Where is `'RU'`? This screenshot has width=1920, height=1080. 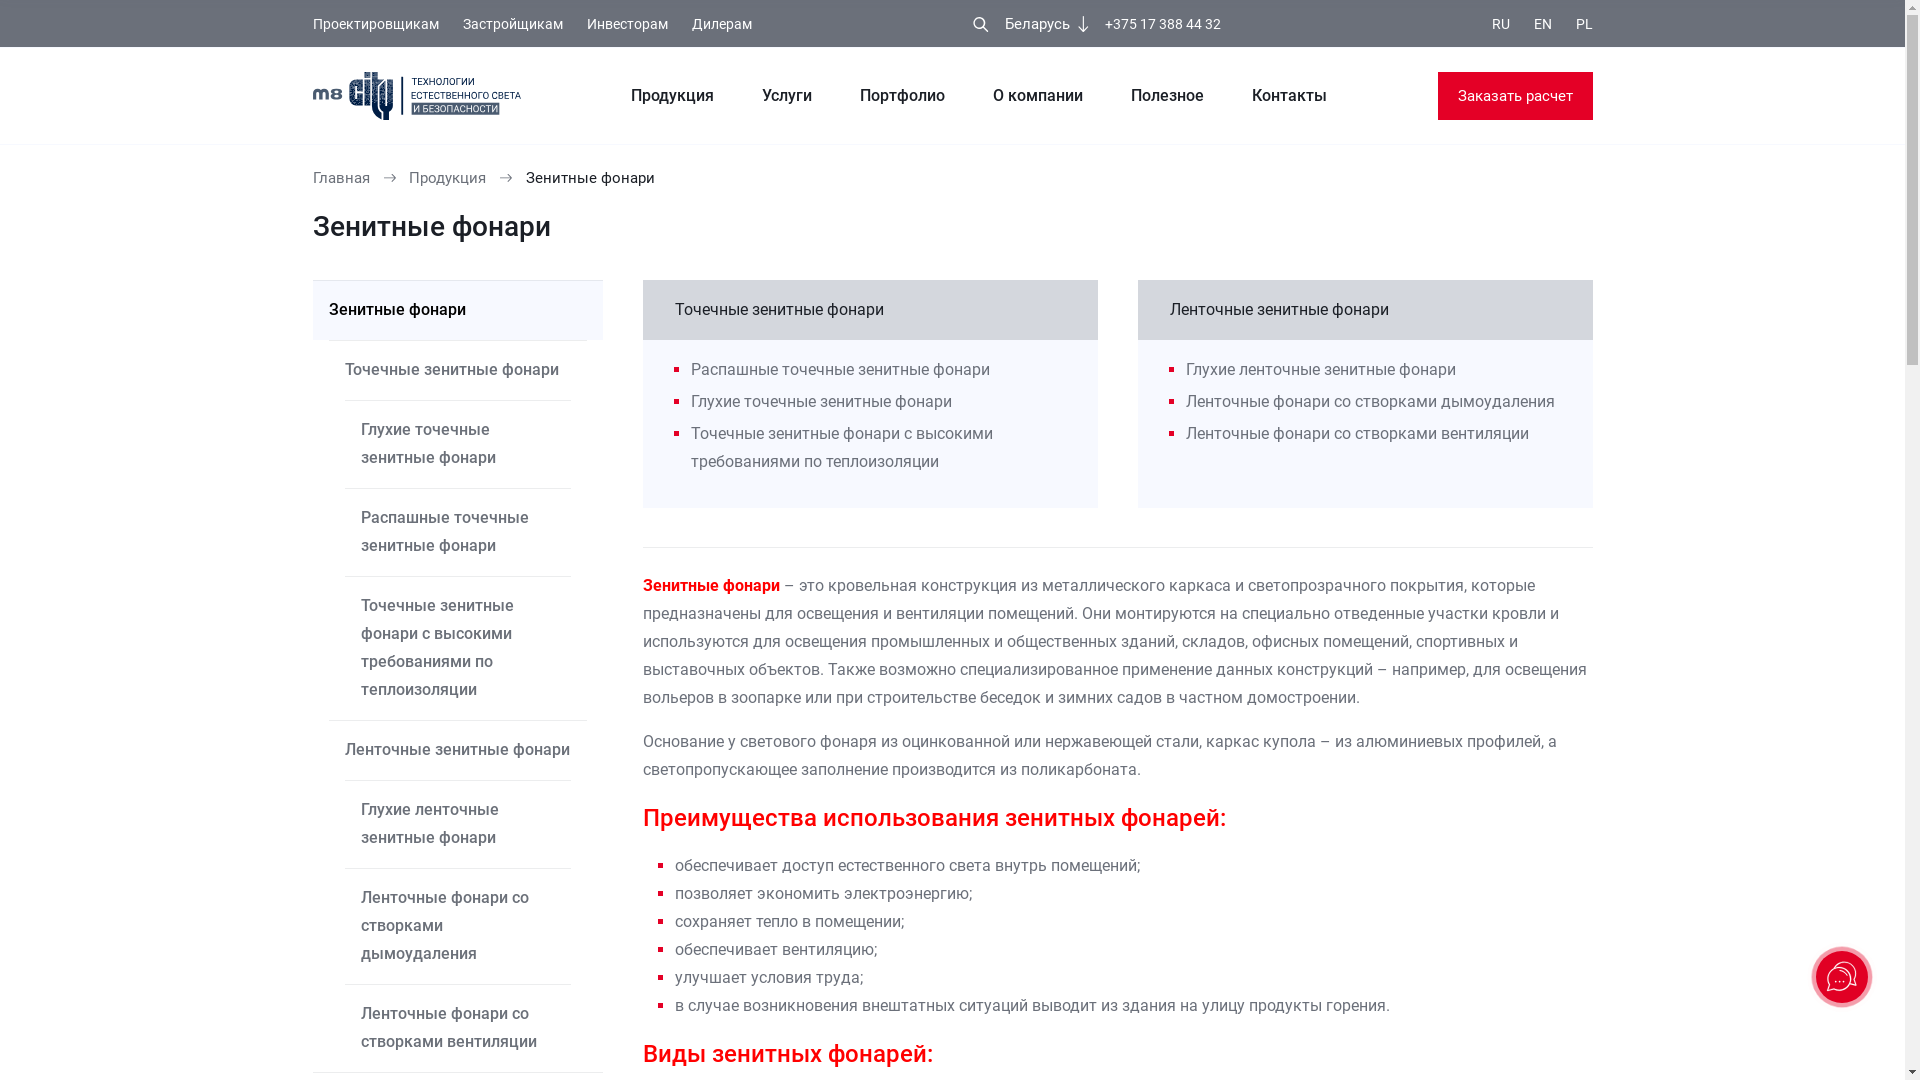 'RU' is located at coordinates (1501, 24).